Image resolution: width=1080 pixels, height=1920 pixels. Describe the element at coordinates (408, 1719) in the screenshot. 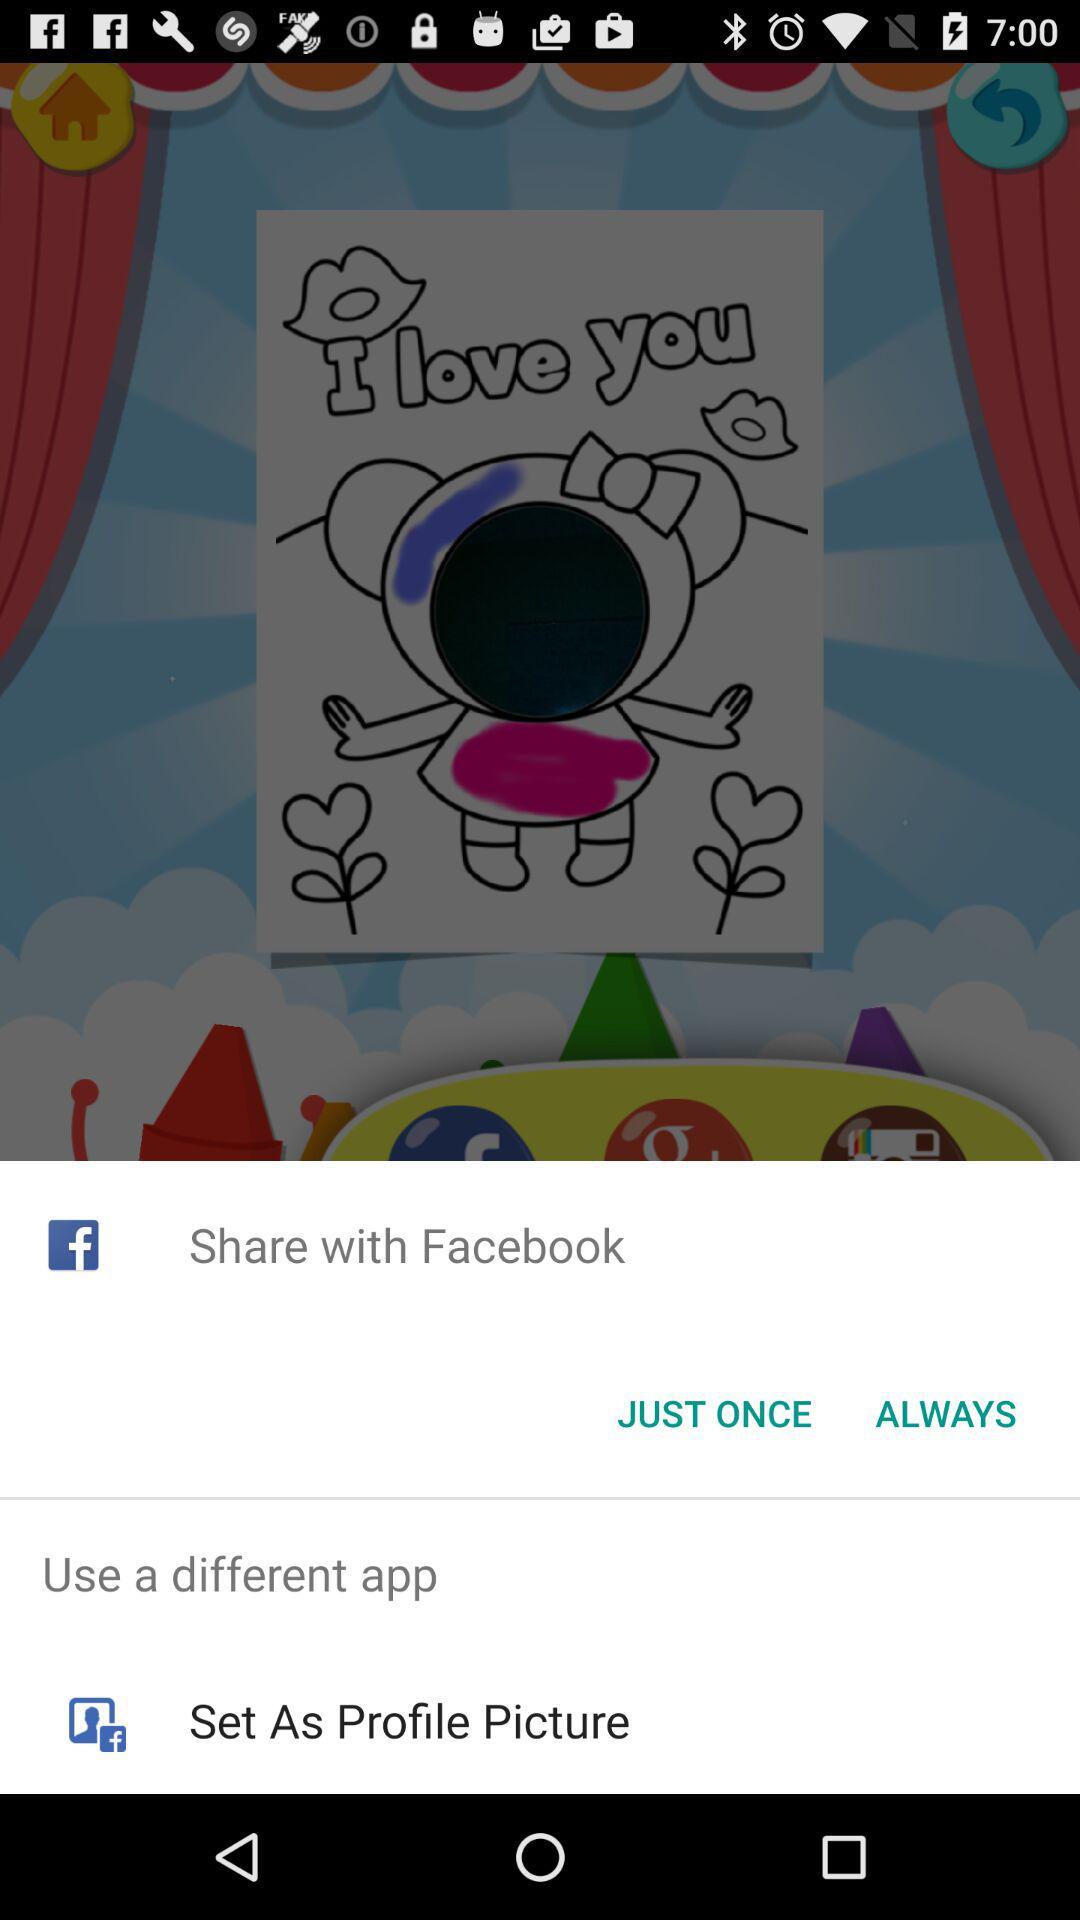

I see `the set as profile icon` at that location.